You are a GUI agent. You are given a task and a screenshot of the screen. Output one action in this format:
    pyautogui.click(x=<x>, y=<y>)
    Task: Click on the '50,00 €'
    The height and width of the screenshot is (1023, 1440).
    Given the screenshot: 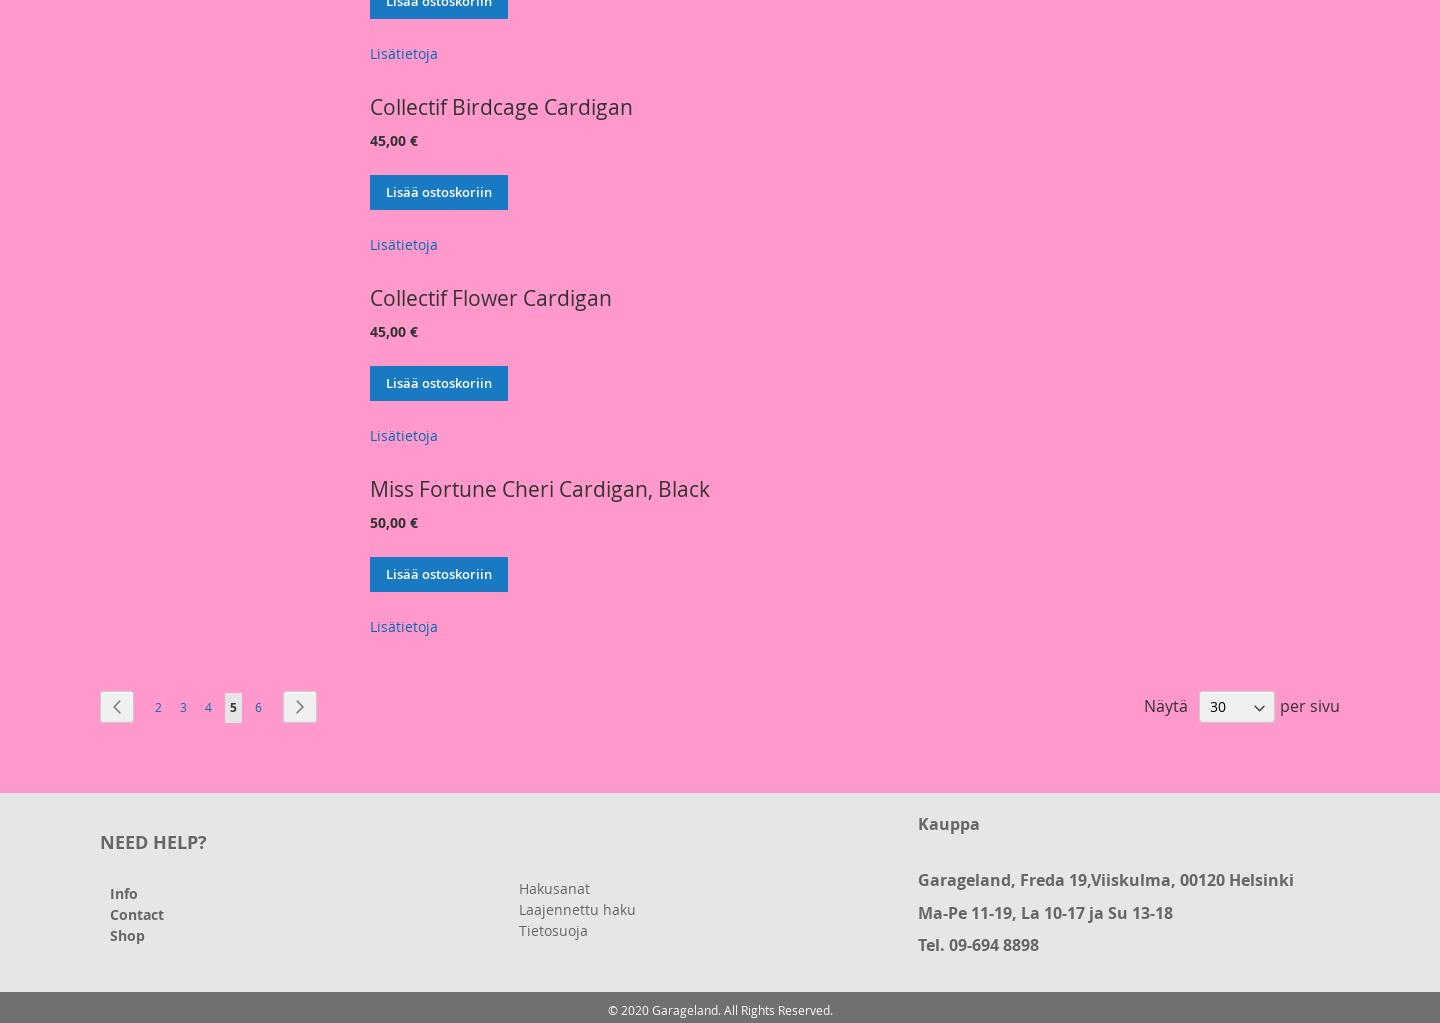 What is the action you would take?
    pyautogui.click(x=392, y=521)
    